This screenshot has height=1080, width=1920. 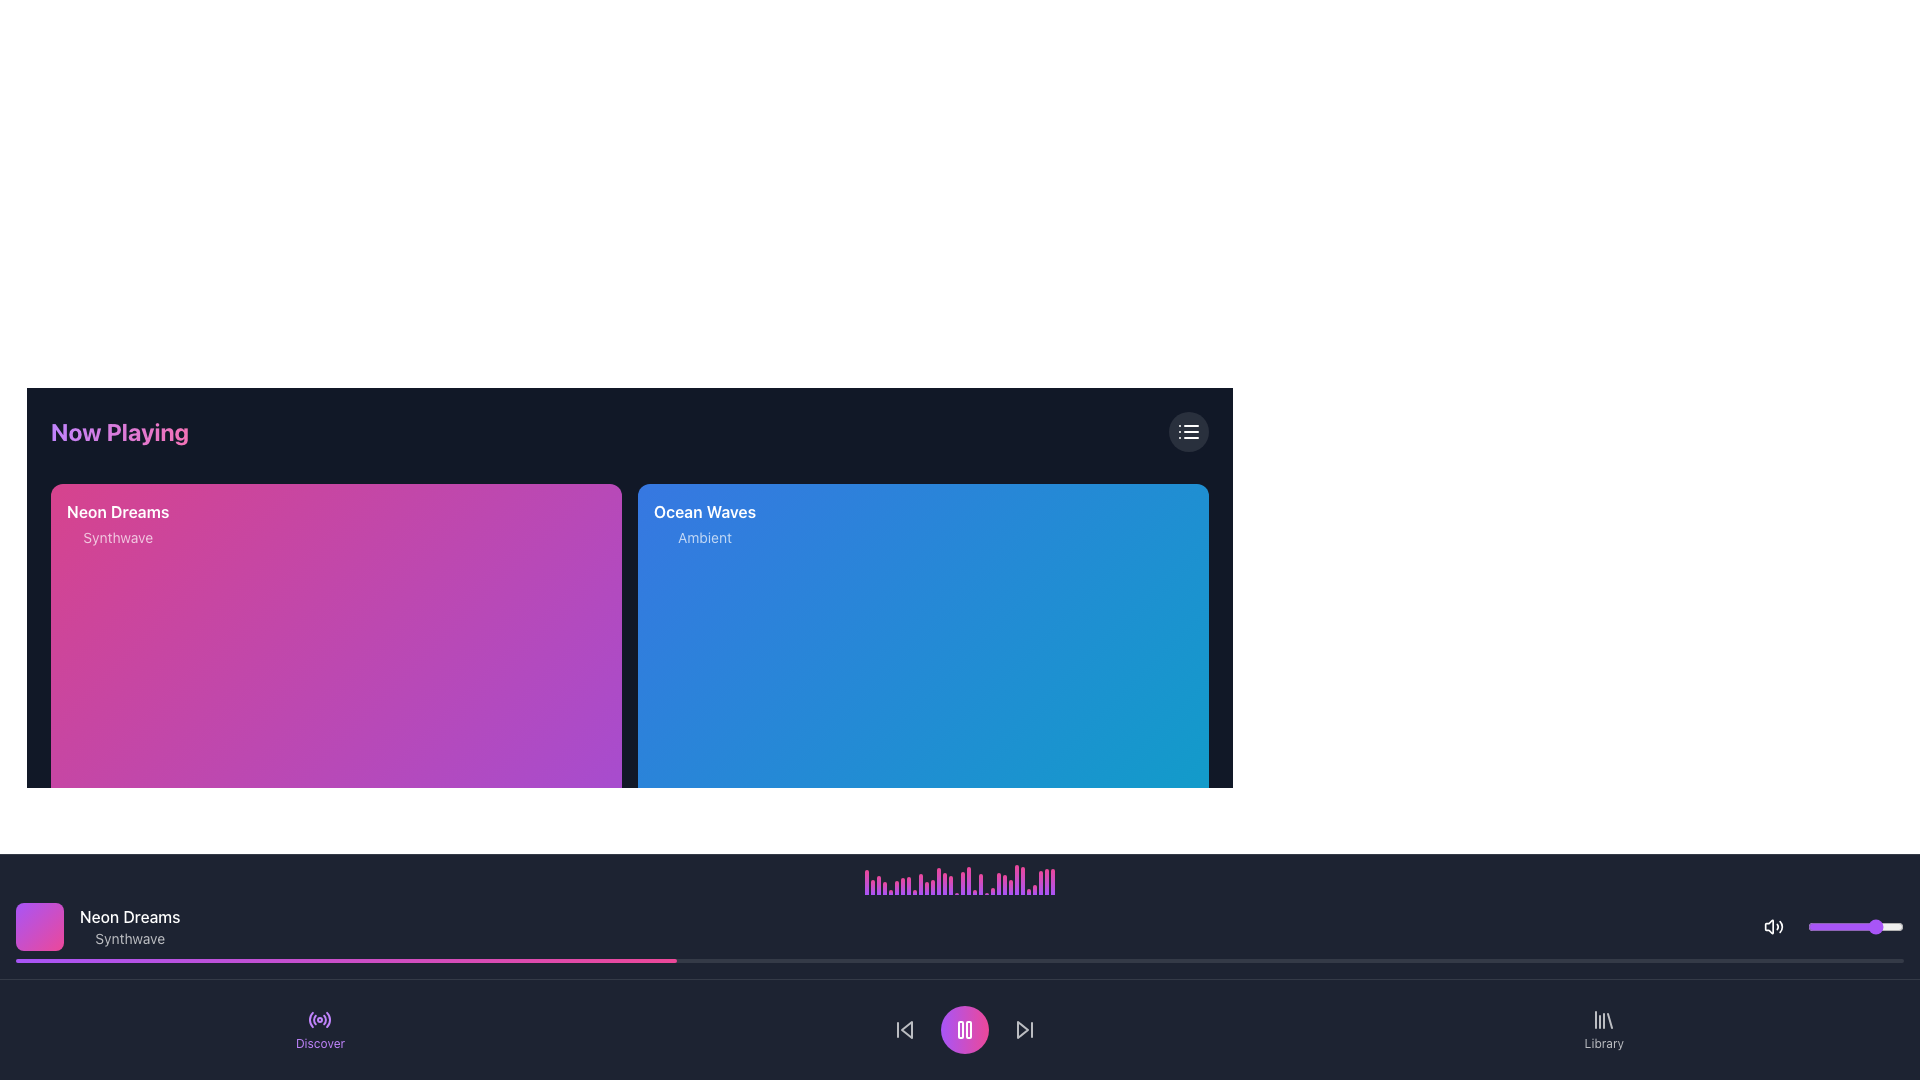 I want to click on the progress visually on the distinct horizontal progress bar located at the bottom of the interface, which has a vibrant gradient fill transitioning from purple to pink, so click(x=960, y=959).